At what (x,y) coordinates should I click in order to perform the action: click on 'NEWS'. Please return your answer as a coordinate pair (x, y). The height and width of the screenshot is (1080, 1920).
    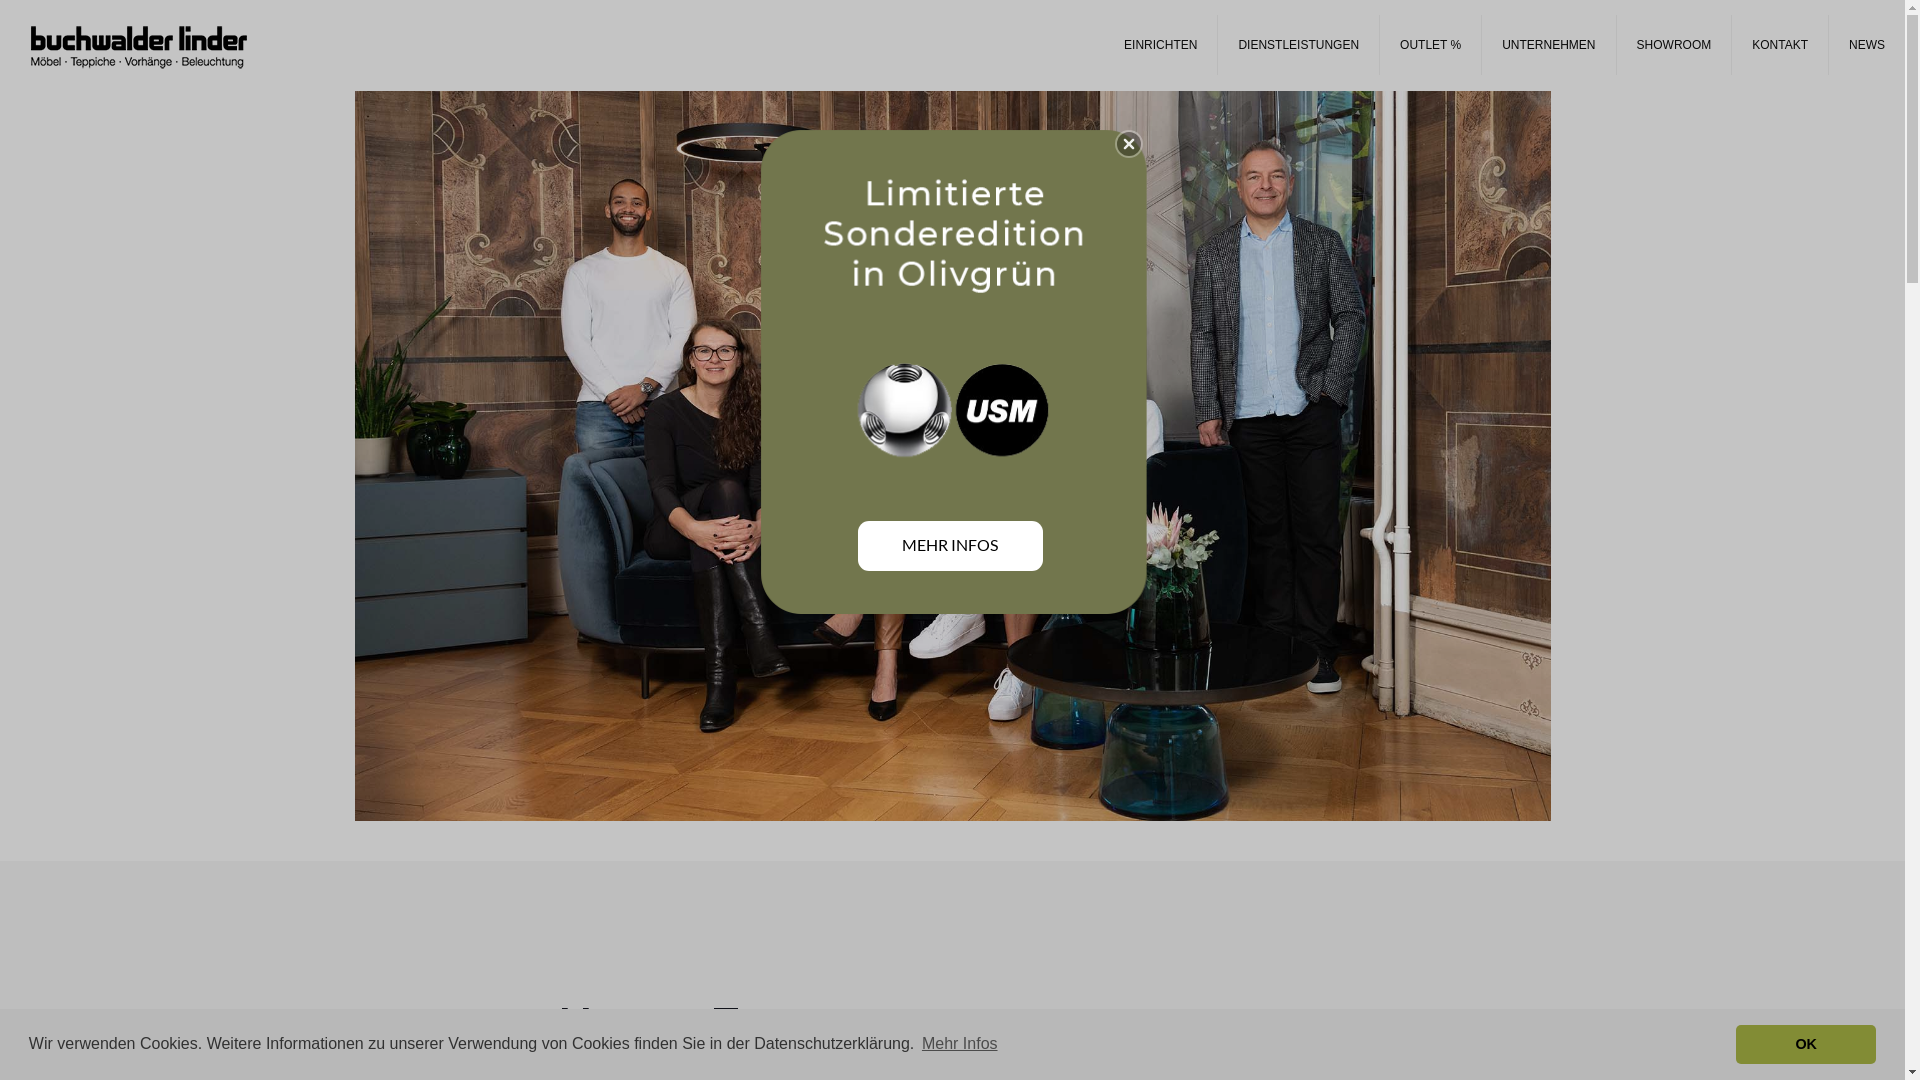
    Looking at the image, I should click on (1866, 45).